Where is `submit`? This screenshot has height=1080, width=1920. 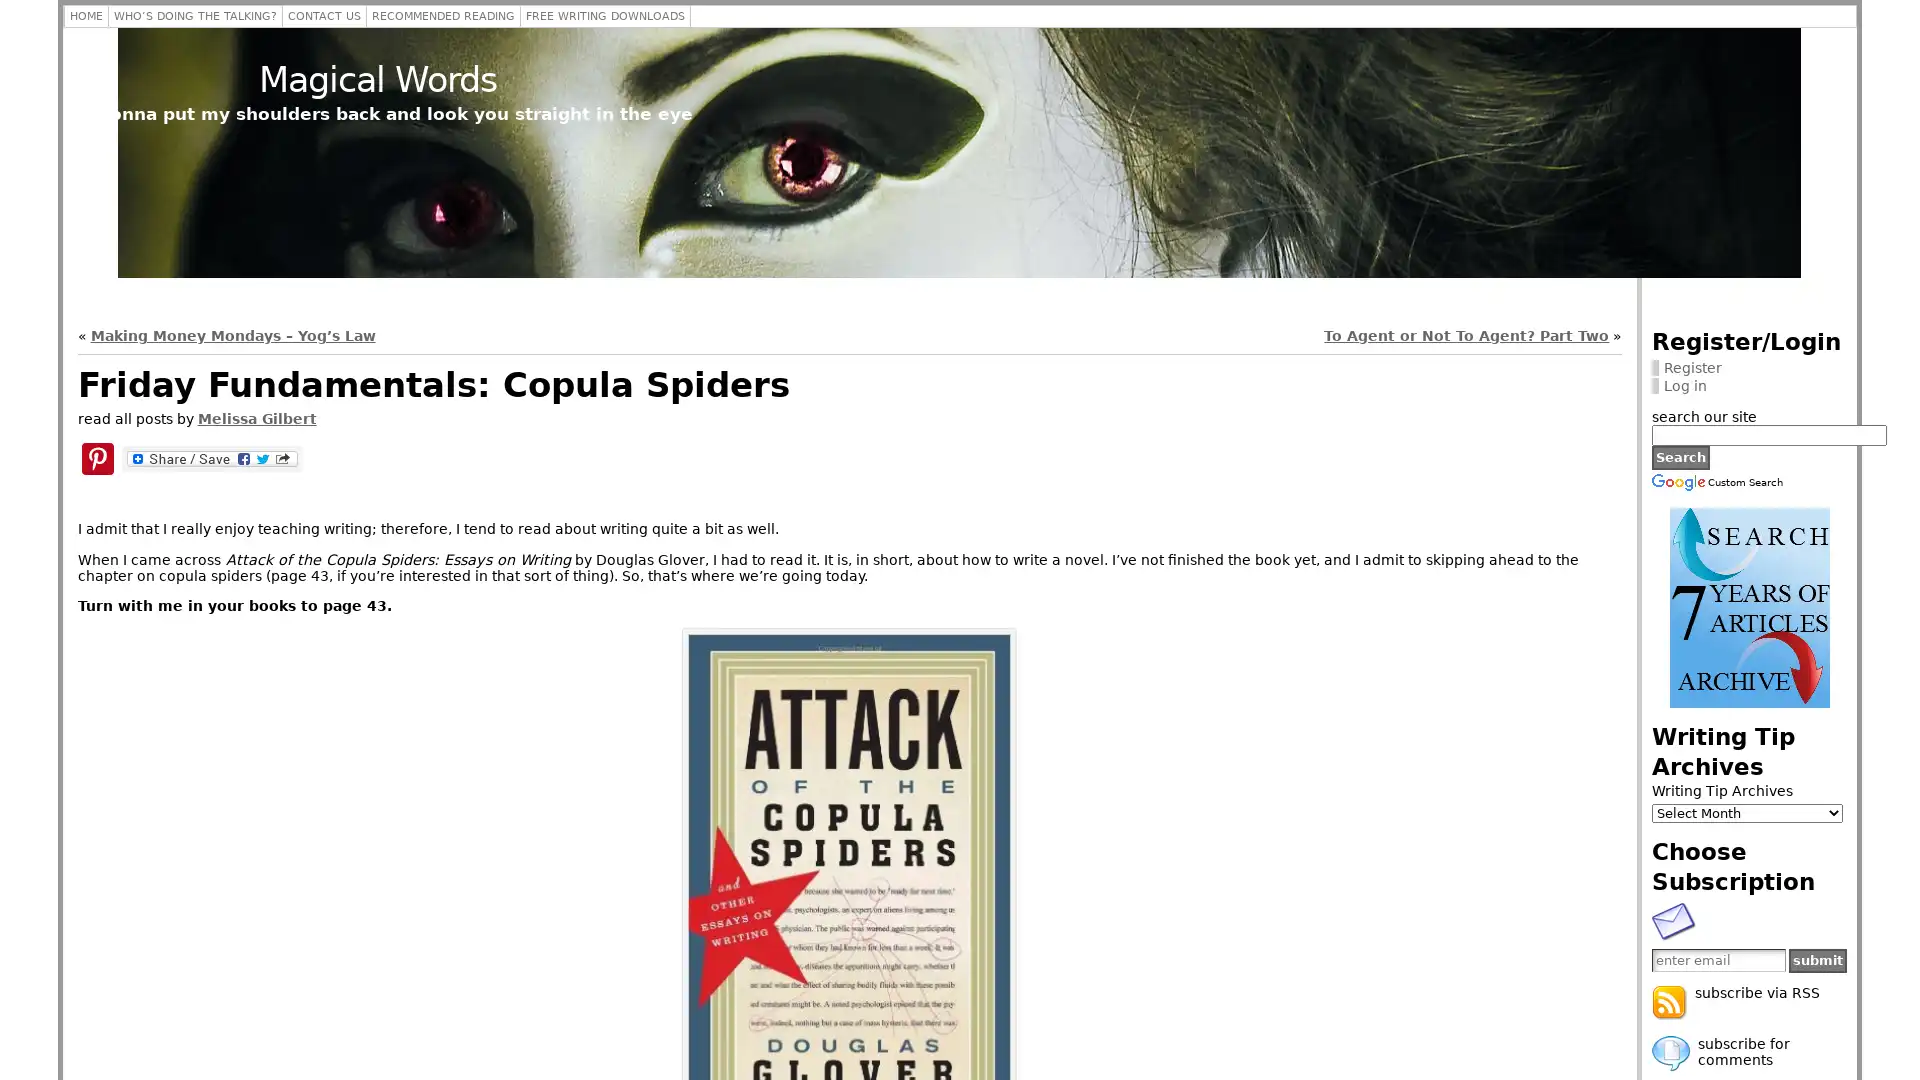
submit is located at coordinates (1818, 959).